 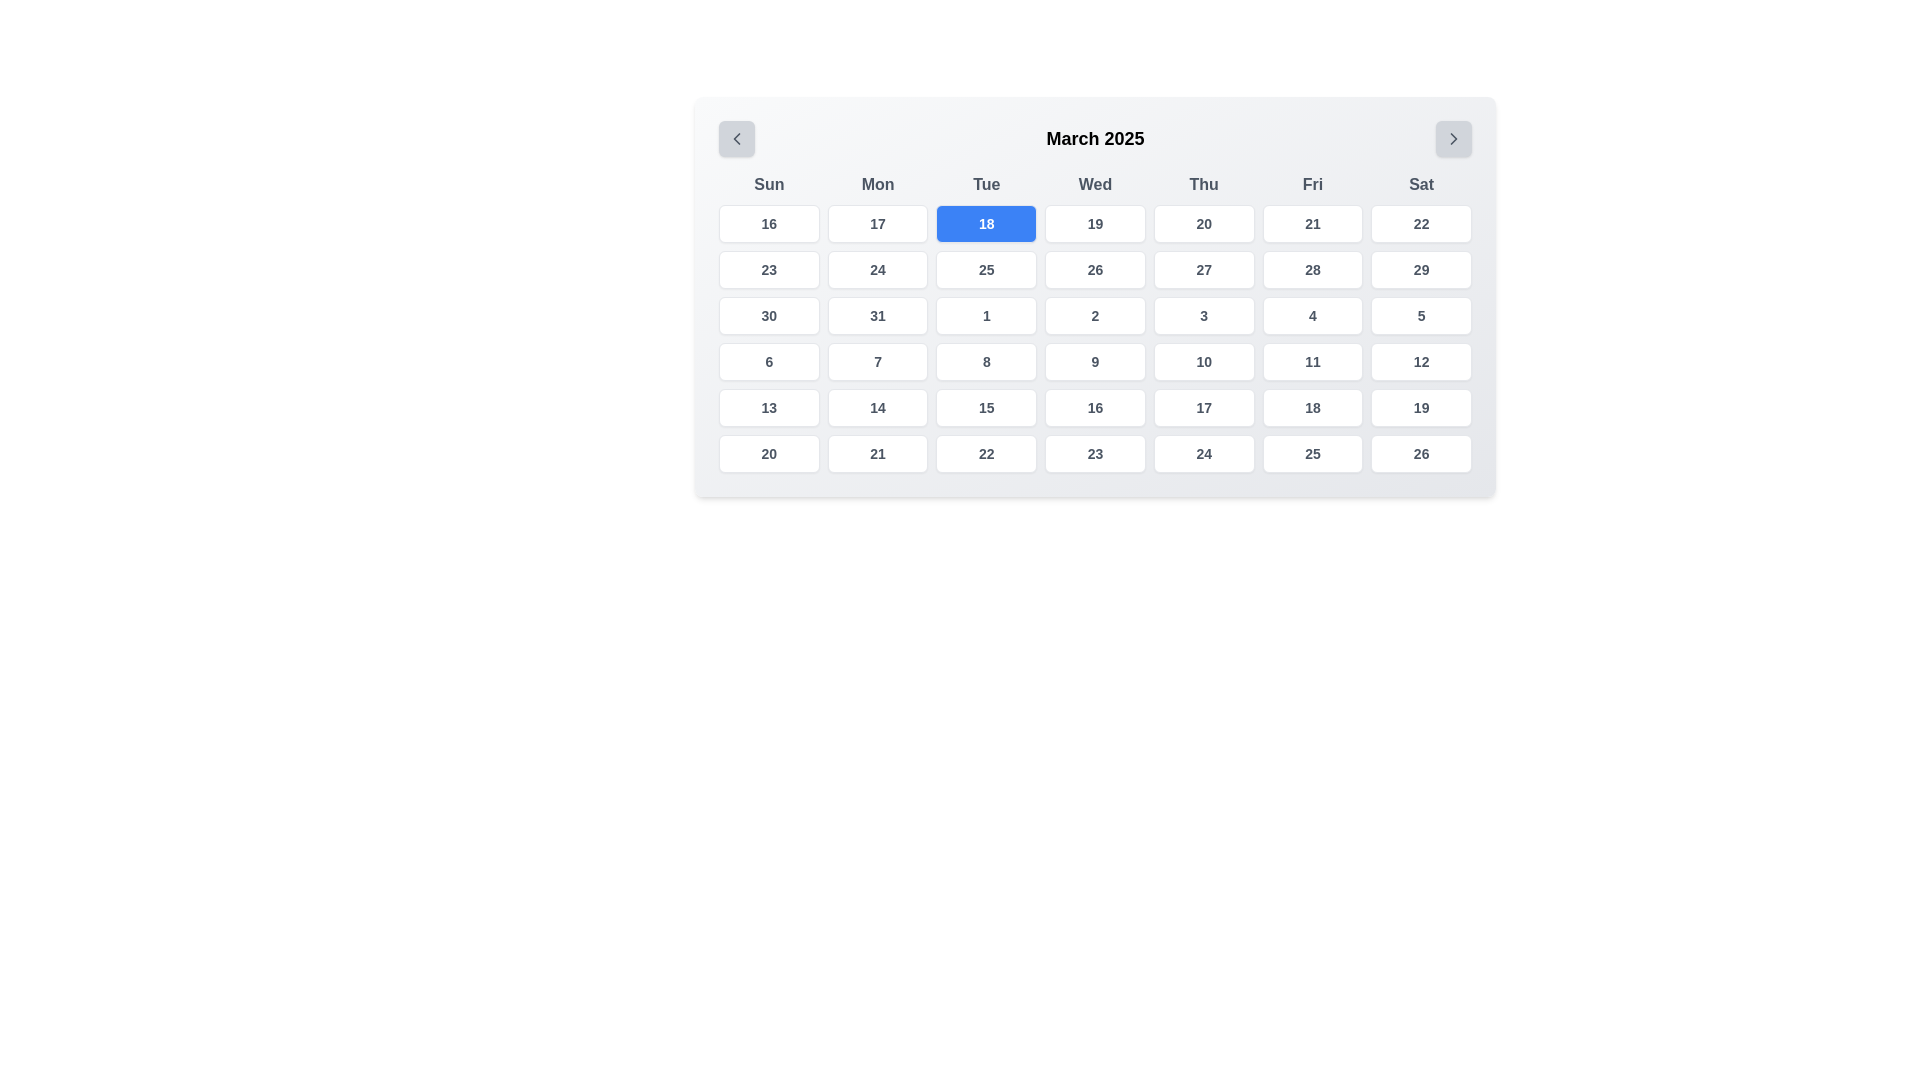 I want to click on the clickable calendar date cell located in the fifth column of the fourth row under the 'Wed' header, so click(x=1094, y=270).